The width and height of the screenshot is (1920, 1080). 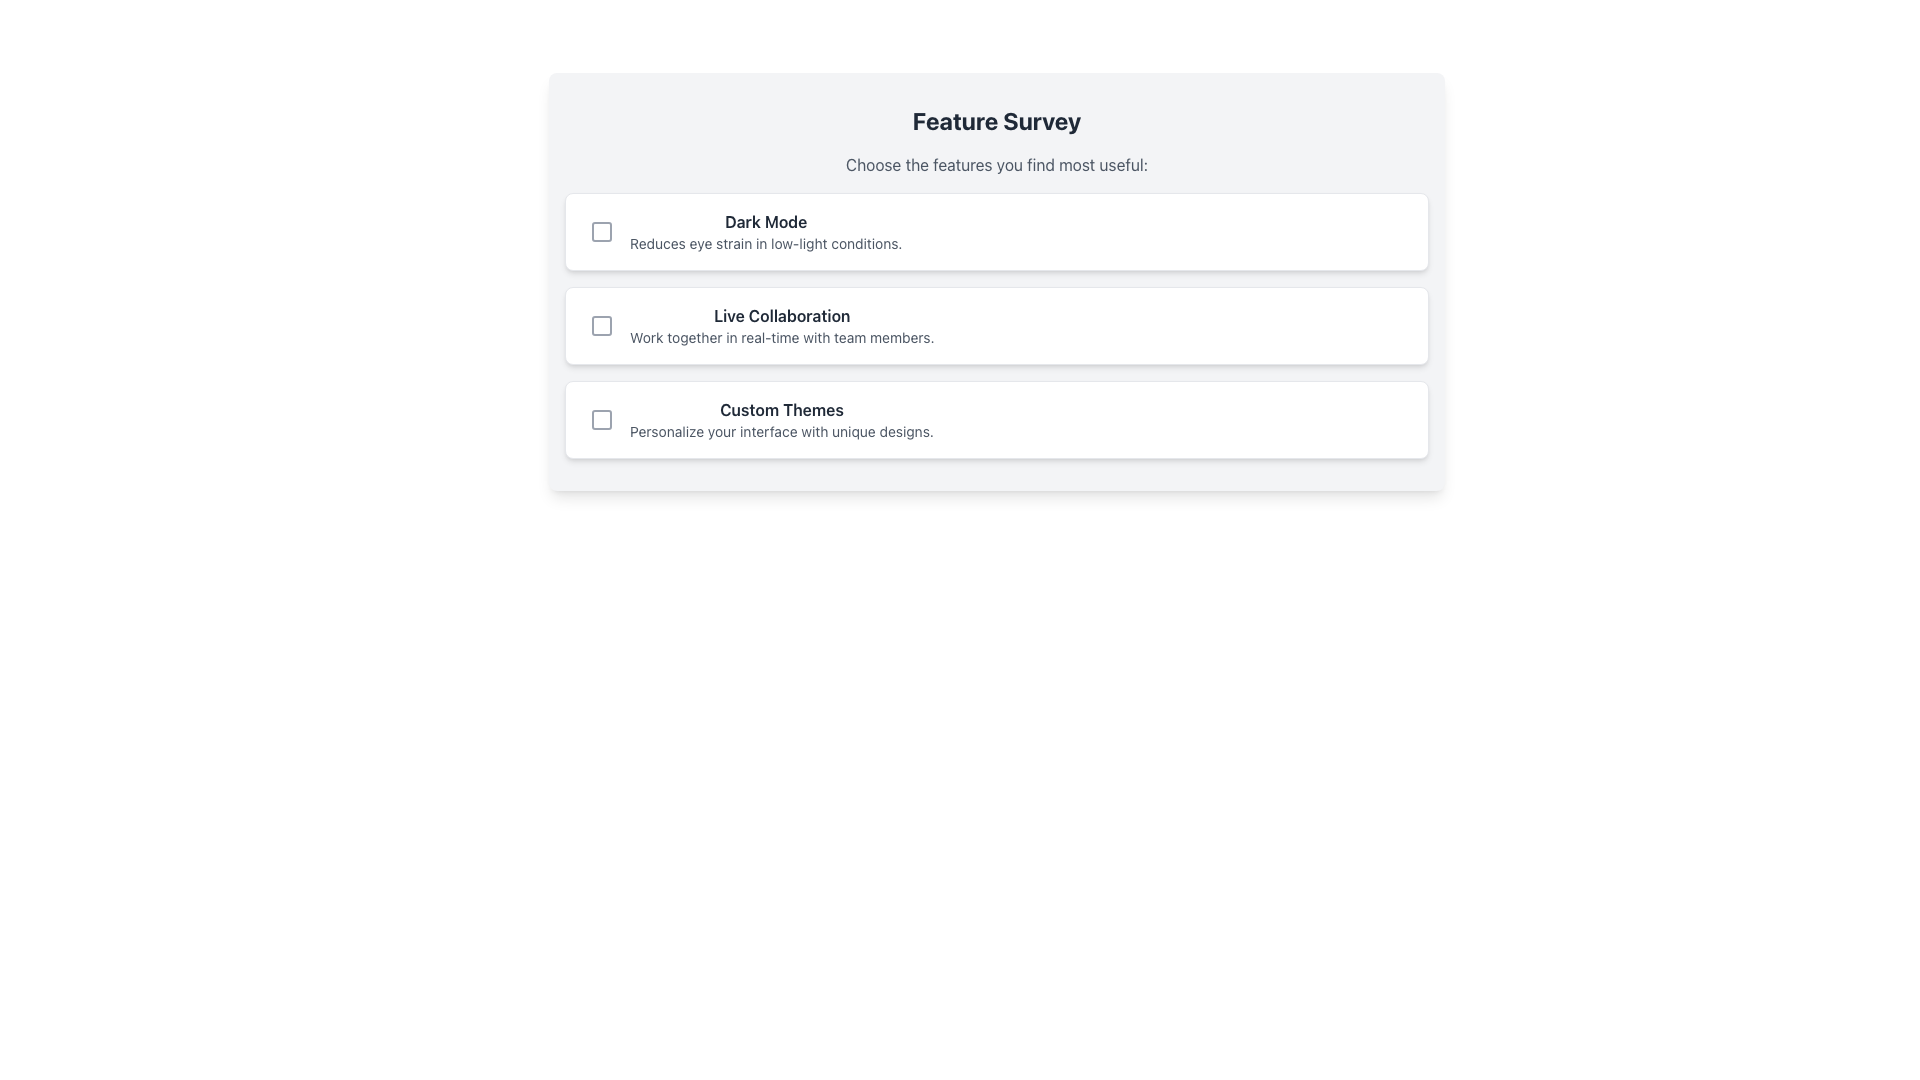 I want to click on the small rectangular Decorative graphic (SVG component) that is part of the 'Dark Mode' checkbox icon within the first selectable list item of the 'Feature Survey' section, so click(x=600, y=230).